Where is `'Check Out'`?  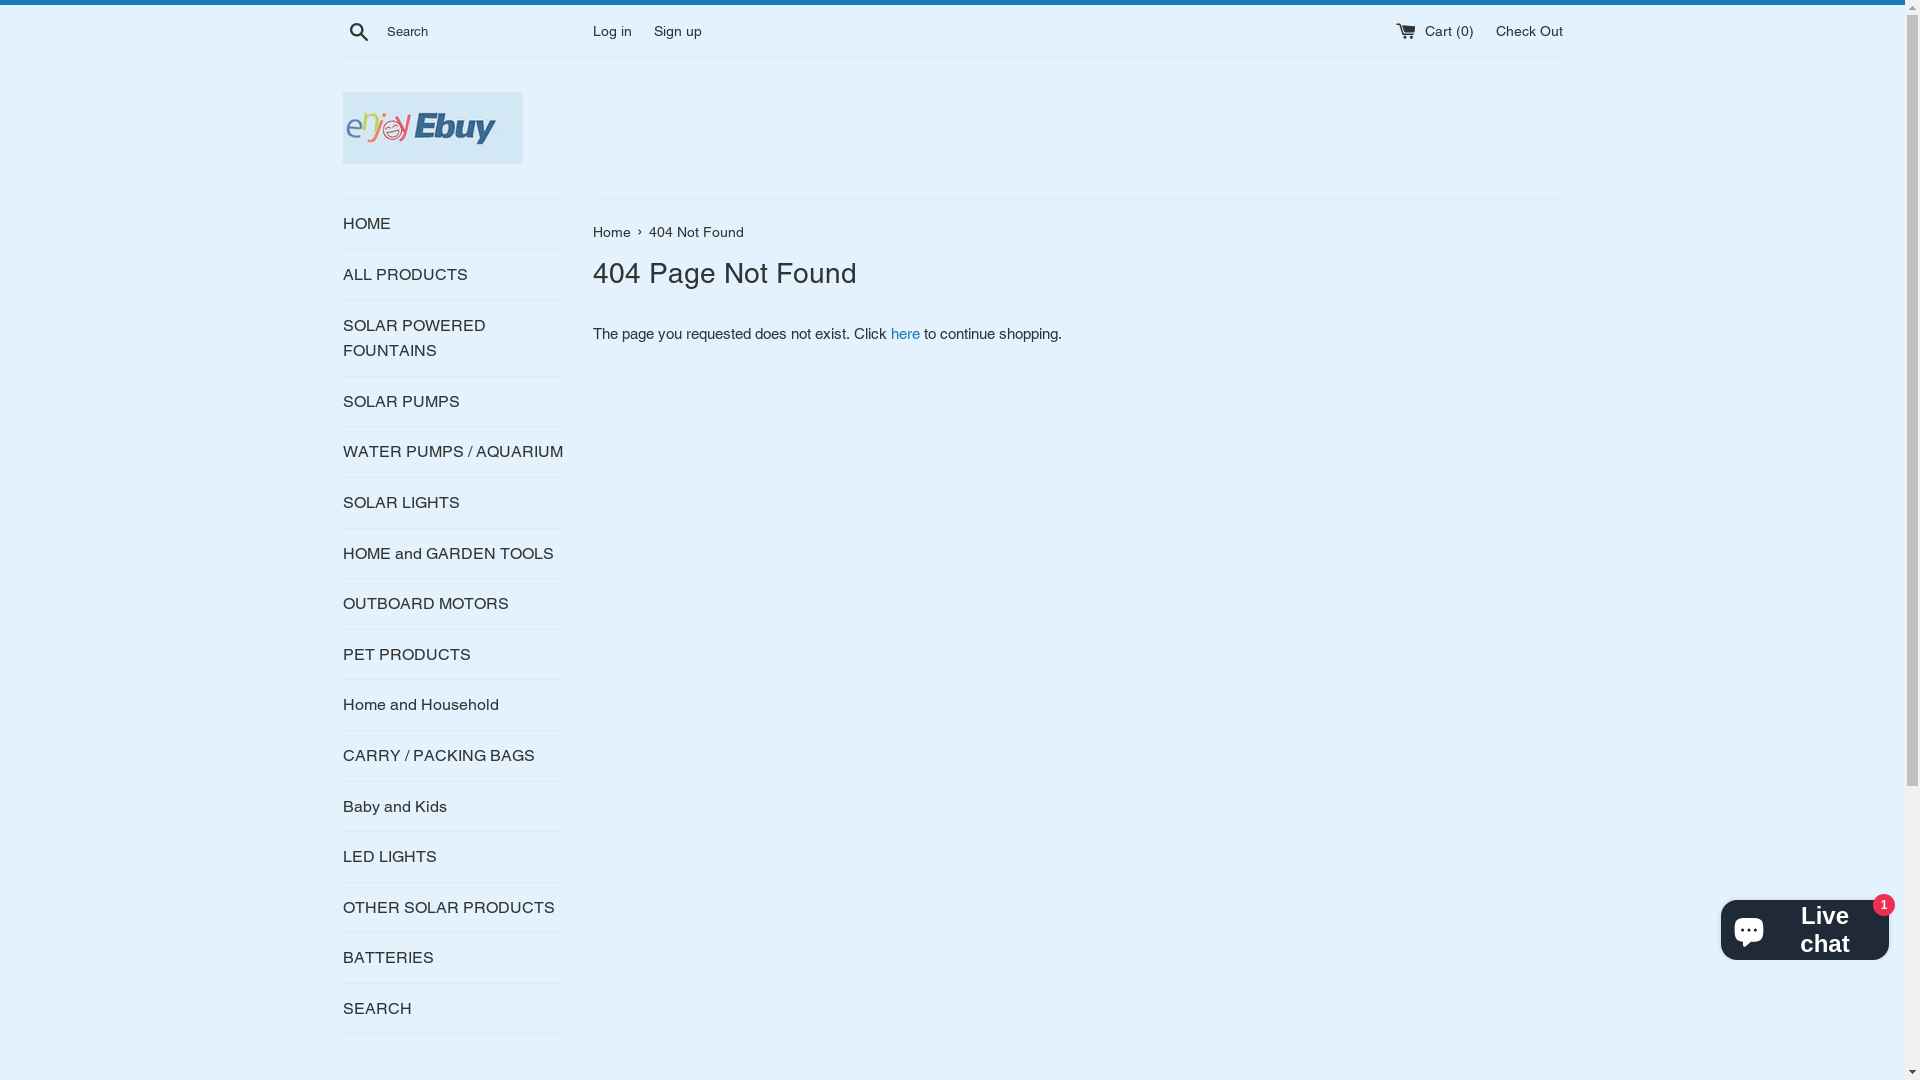
'Check Out' is located at coordinates (1528, 30).